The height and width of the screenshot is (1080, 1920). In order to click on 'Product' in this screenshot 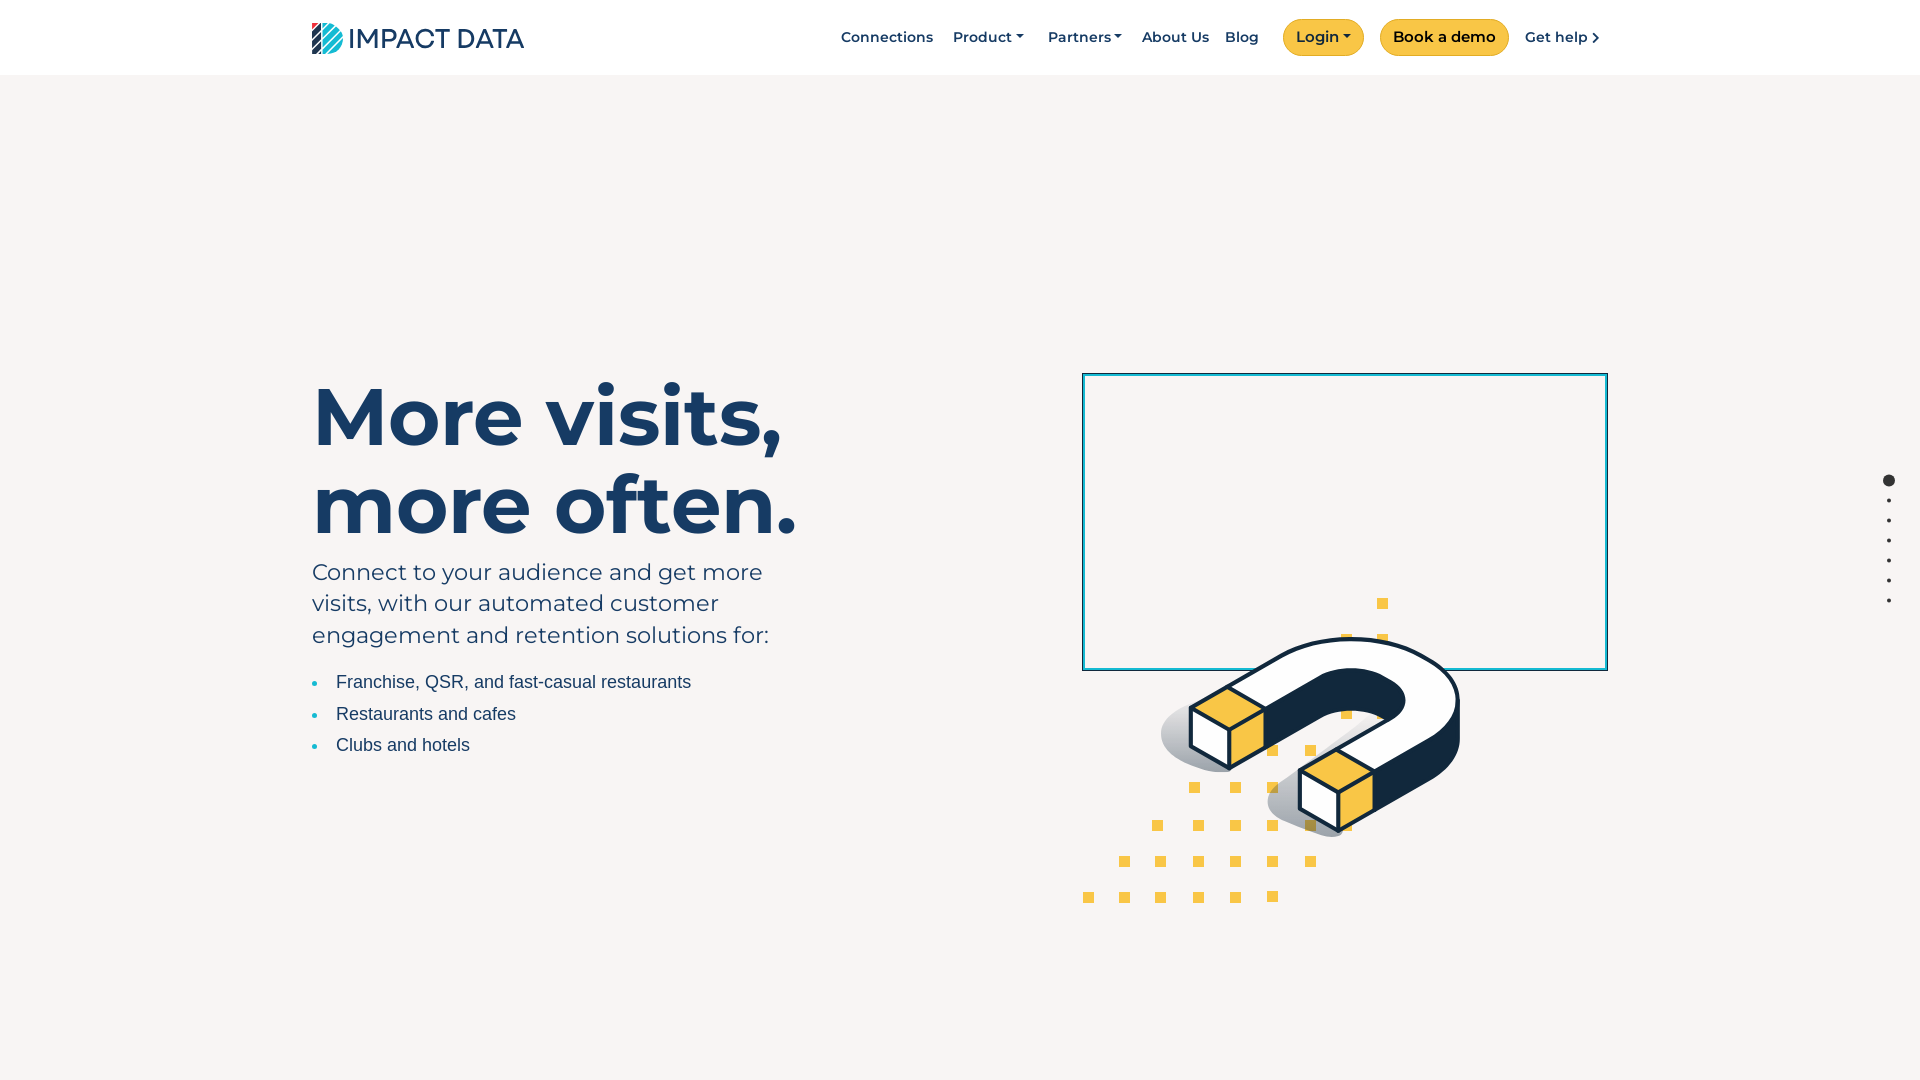, I will do `click(988, 37)`.